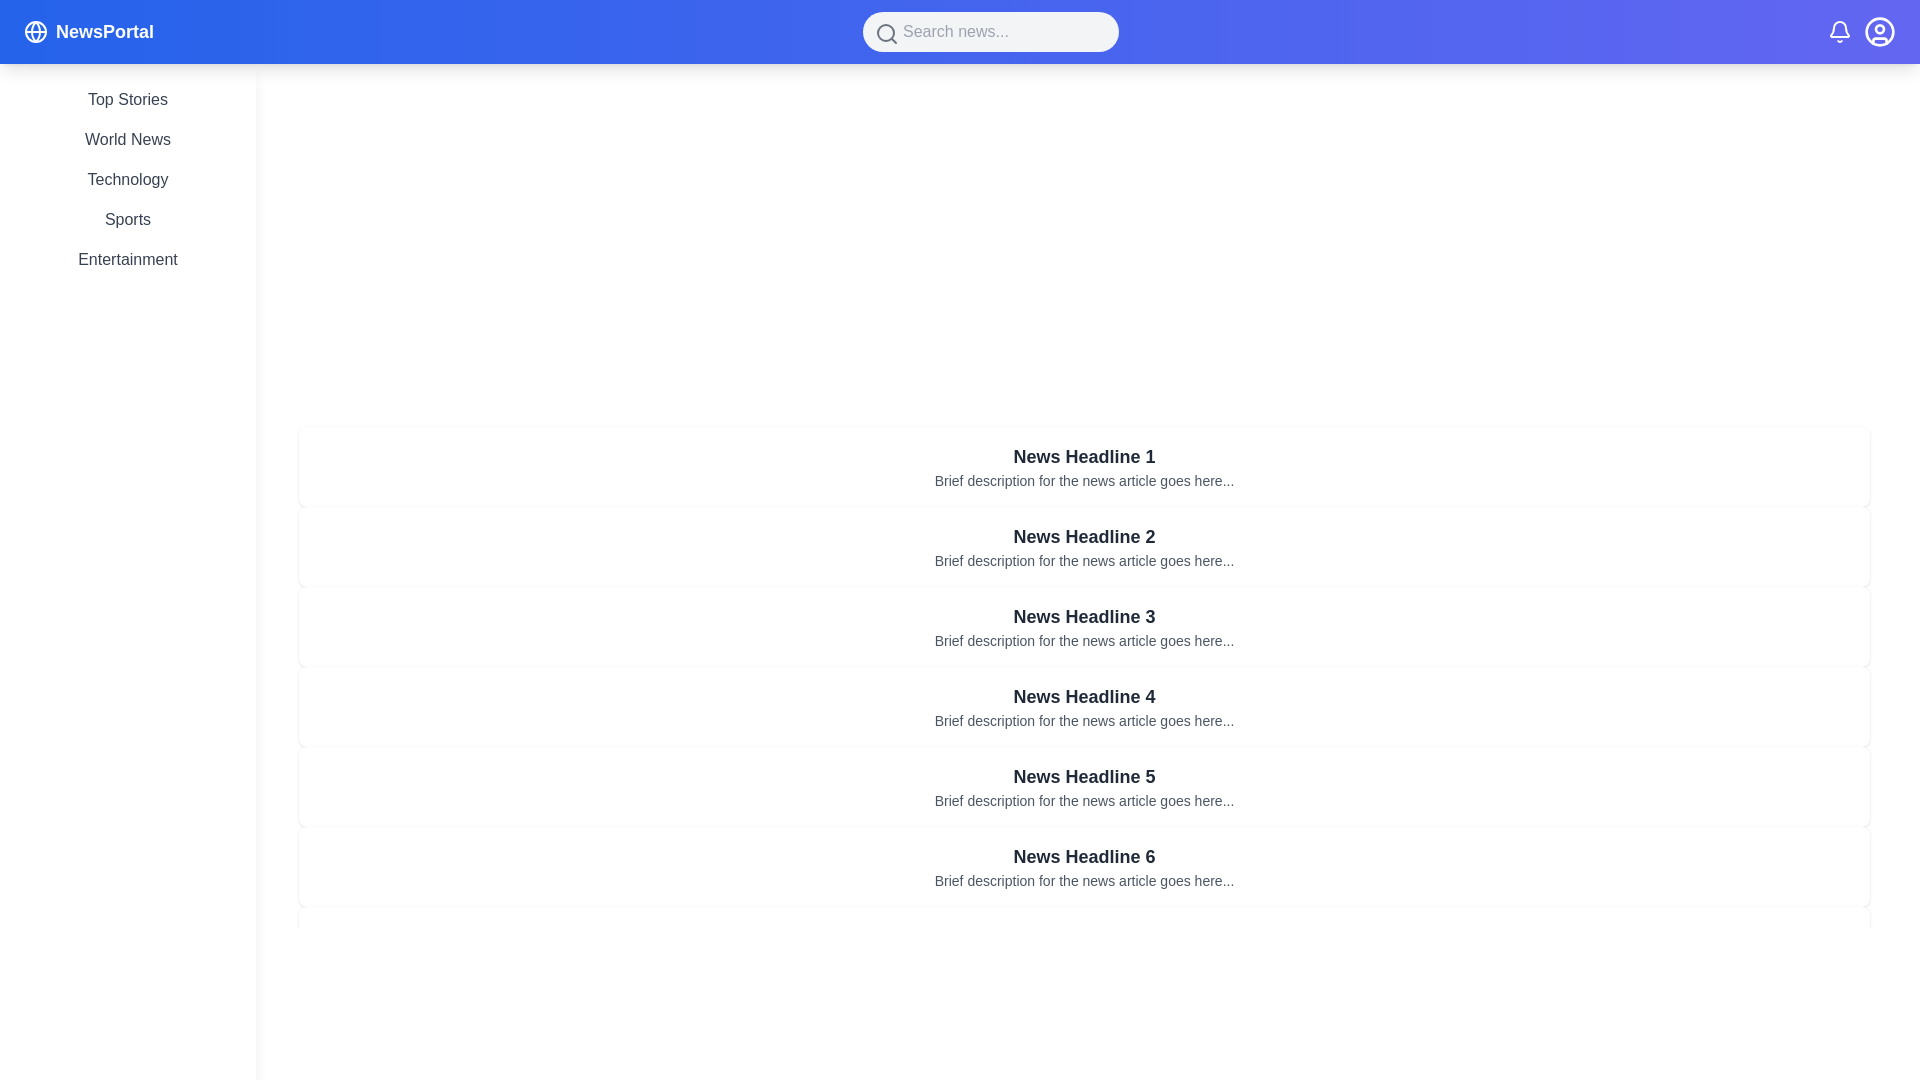 Image resolution: width=1920 pixels, height=1080 pixels. What do you see at coordinates (127, 219) in the screenshot?
I see `the 'Sports' navigation link in the sidebar of the 'NewsPortal' interface, which is the fourth item in the vertical navigation list` at bounding box center [127, 219].